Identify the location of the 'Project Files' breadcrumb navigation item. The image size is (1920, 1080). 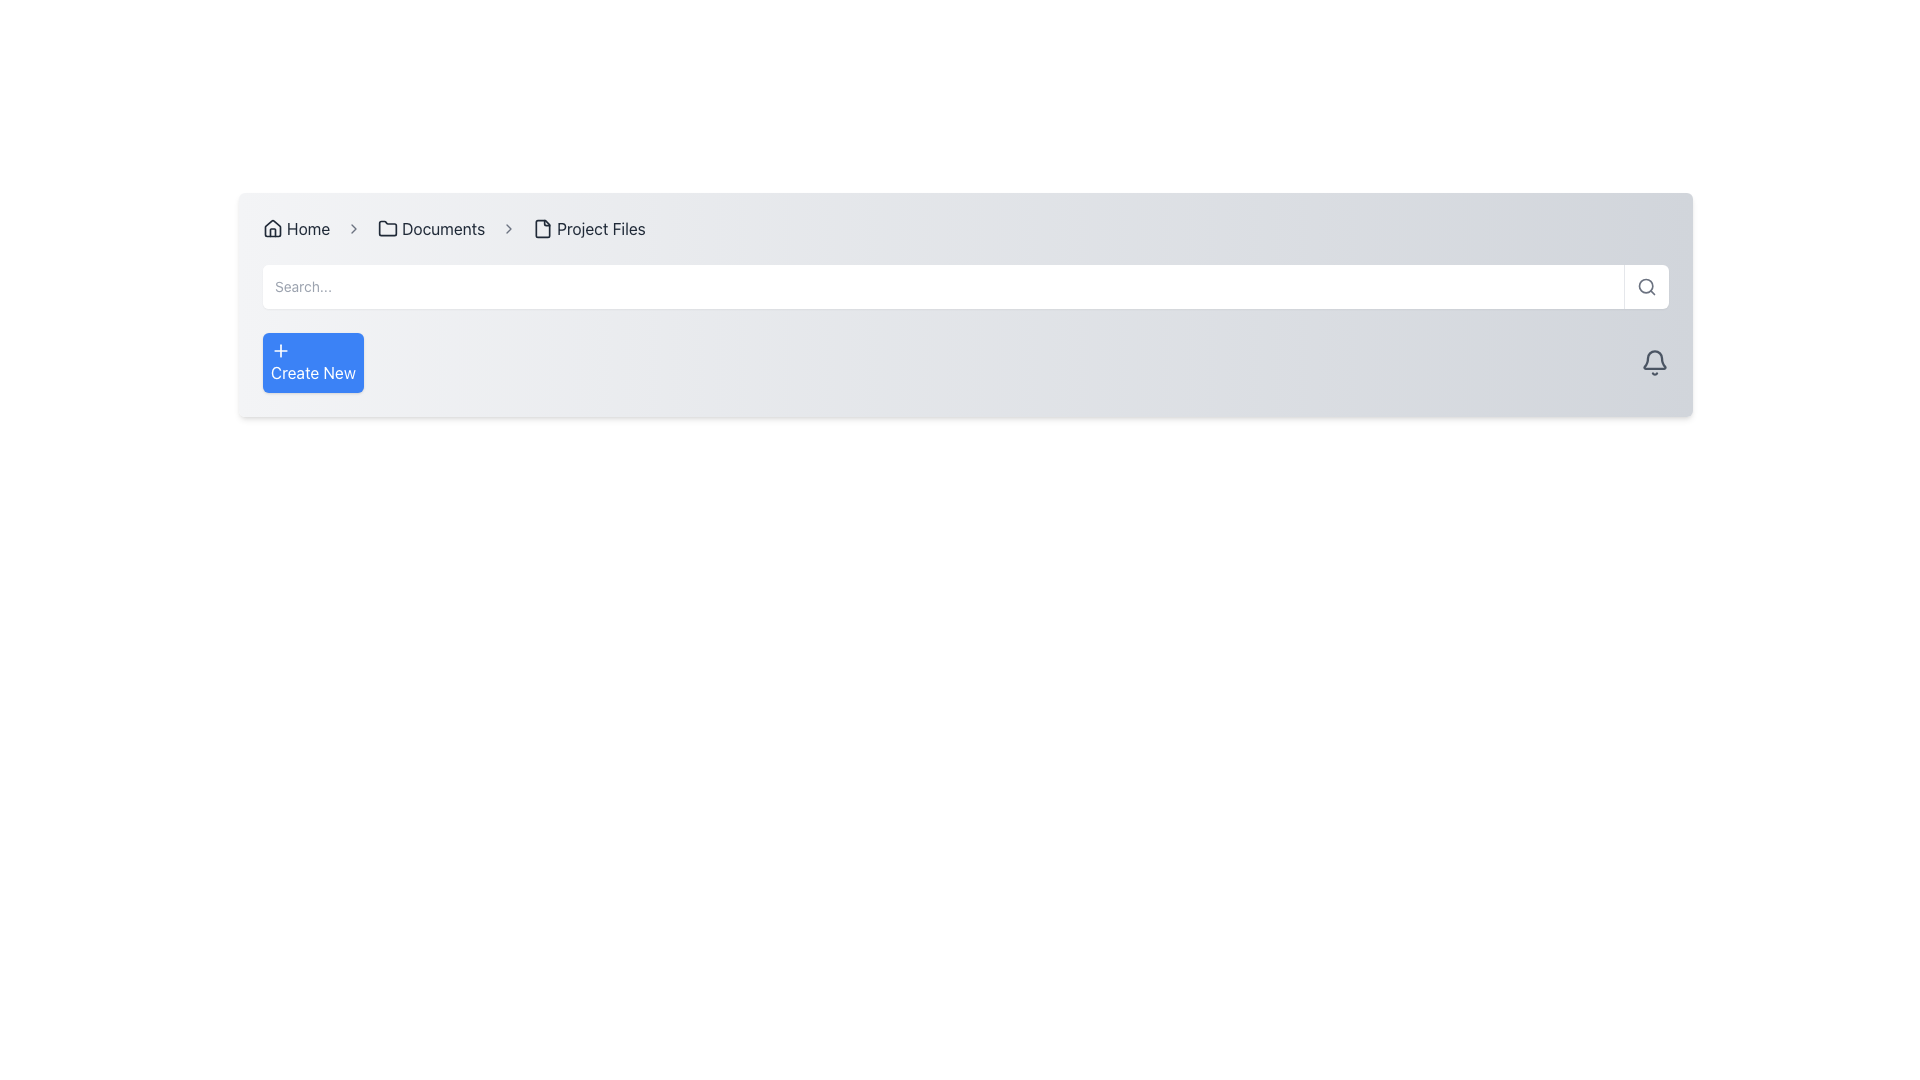
(588, 227).